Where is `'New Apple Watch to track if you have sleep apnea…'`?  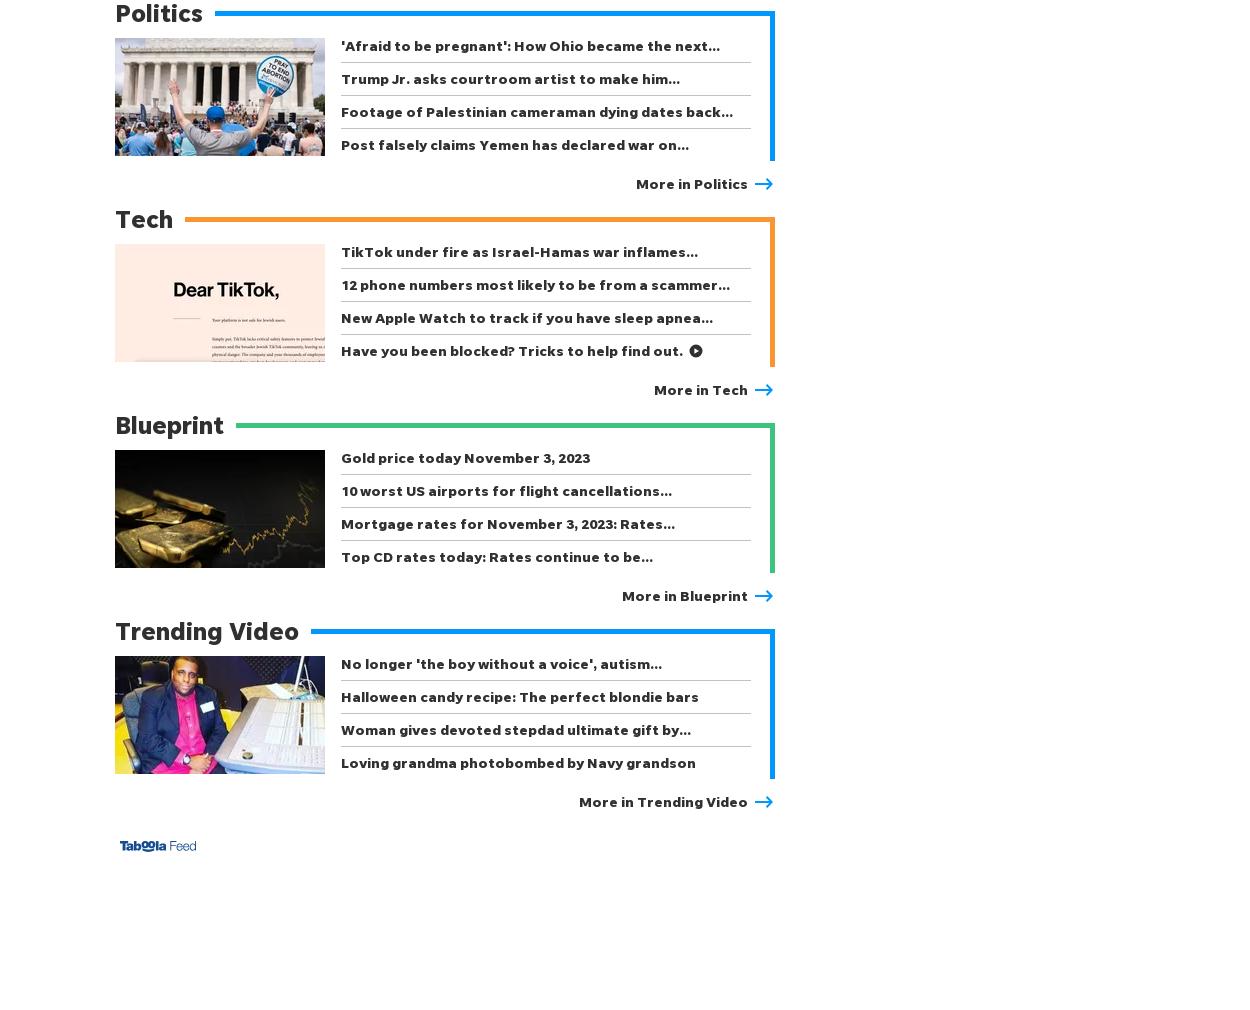 'New Apple Watch to track if you have sleep apnea…' is located at coordinates (527, 317).